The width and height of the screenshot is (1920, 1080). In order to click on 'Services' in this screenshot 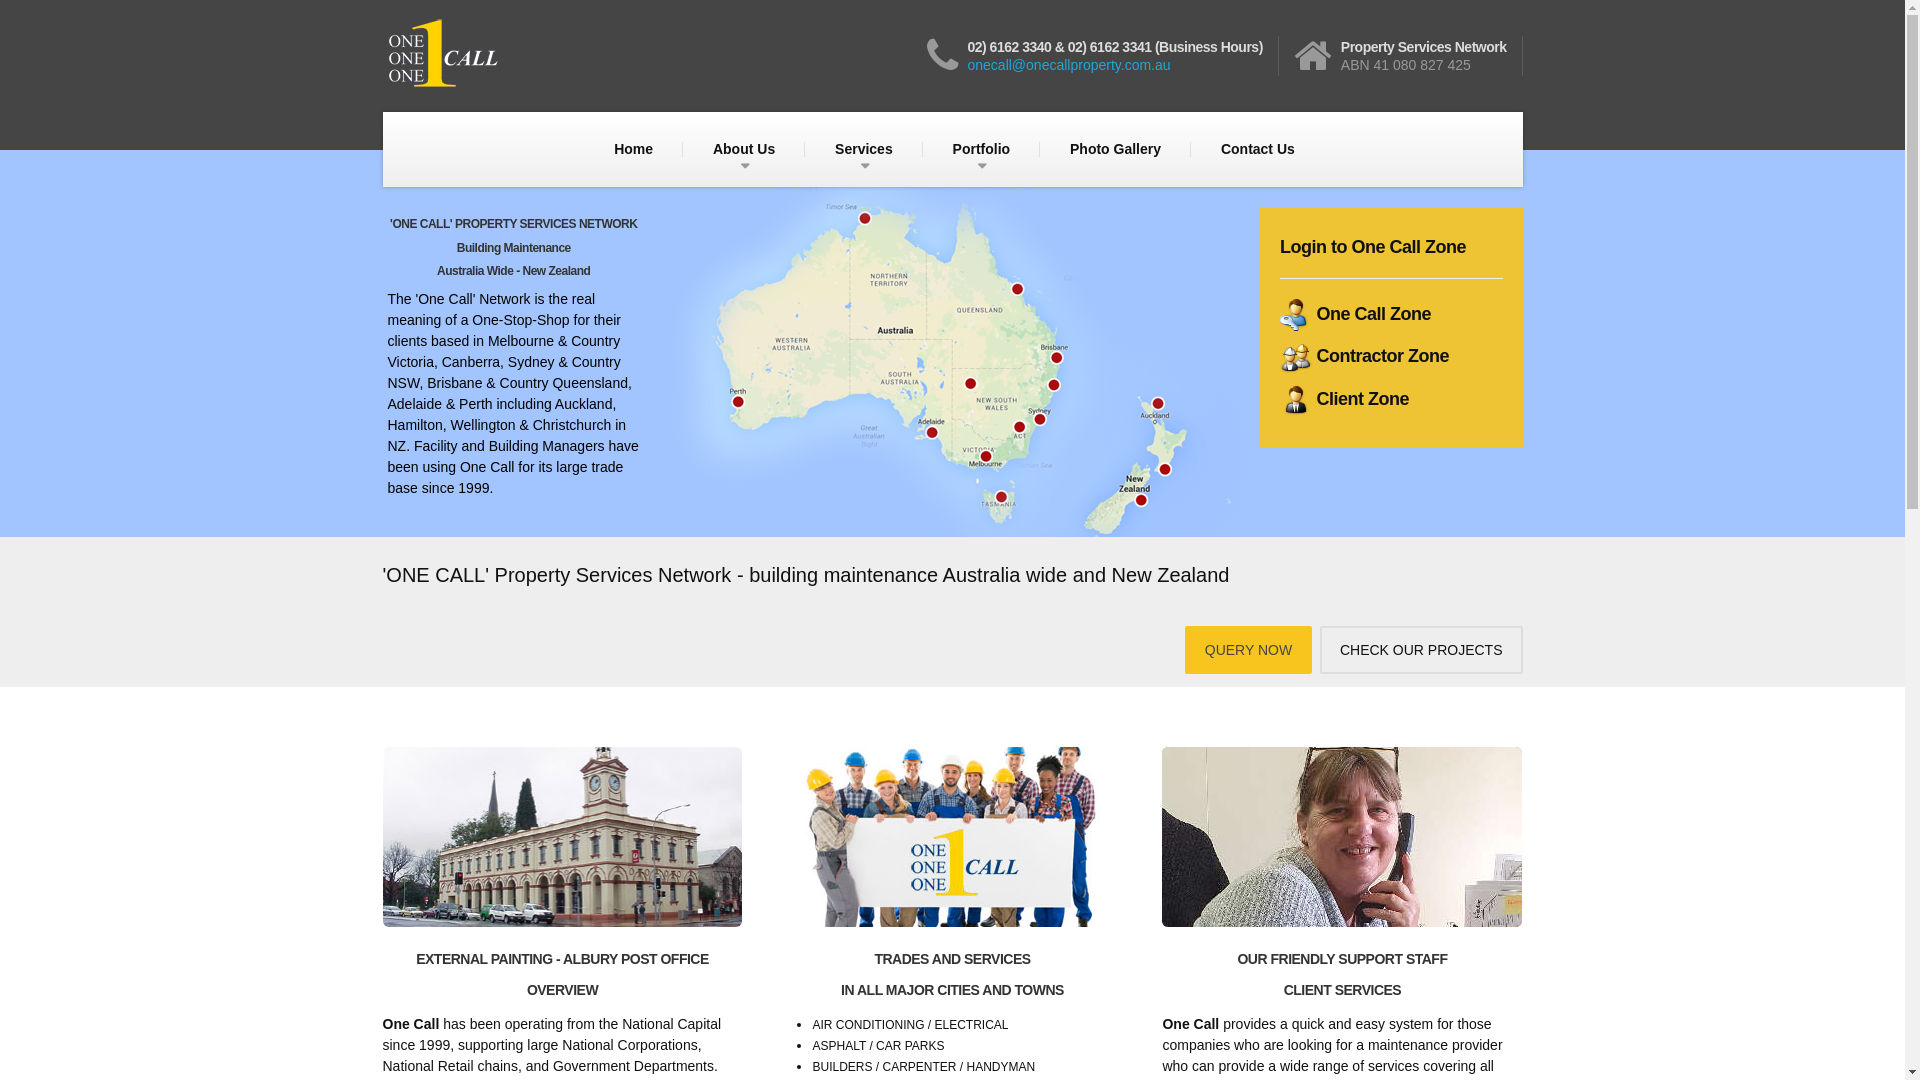, I will do `click(864, 148)`.